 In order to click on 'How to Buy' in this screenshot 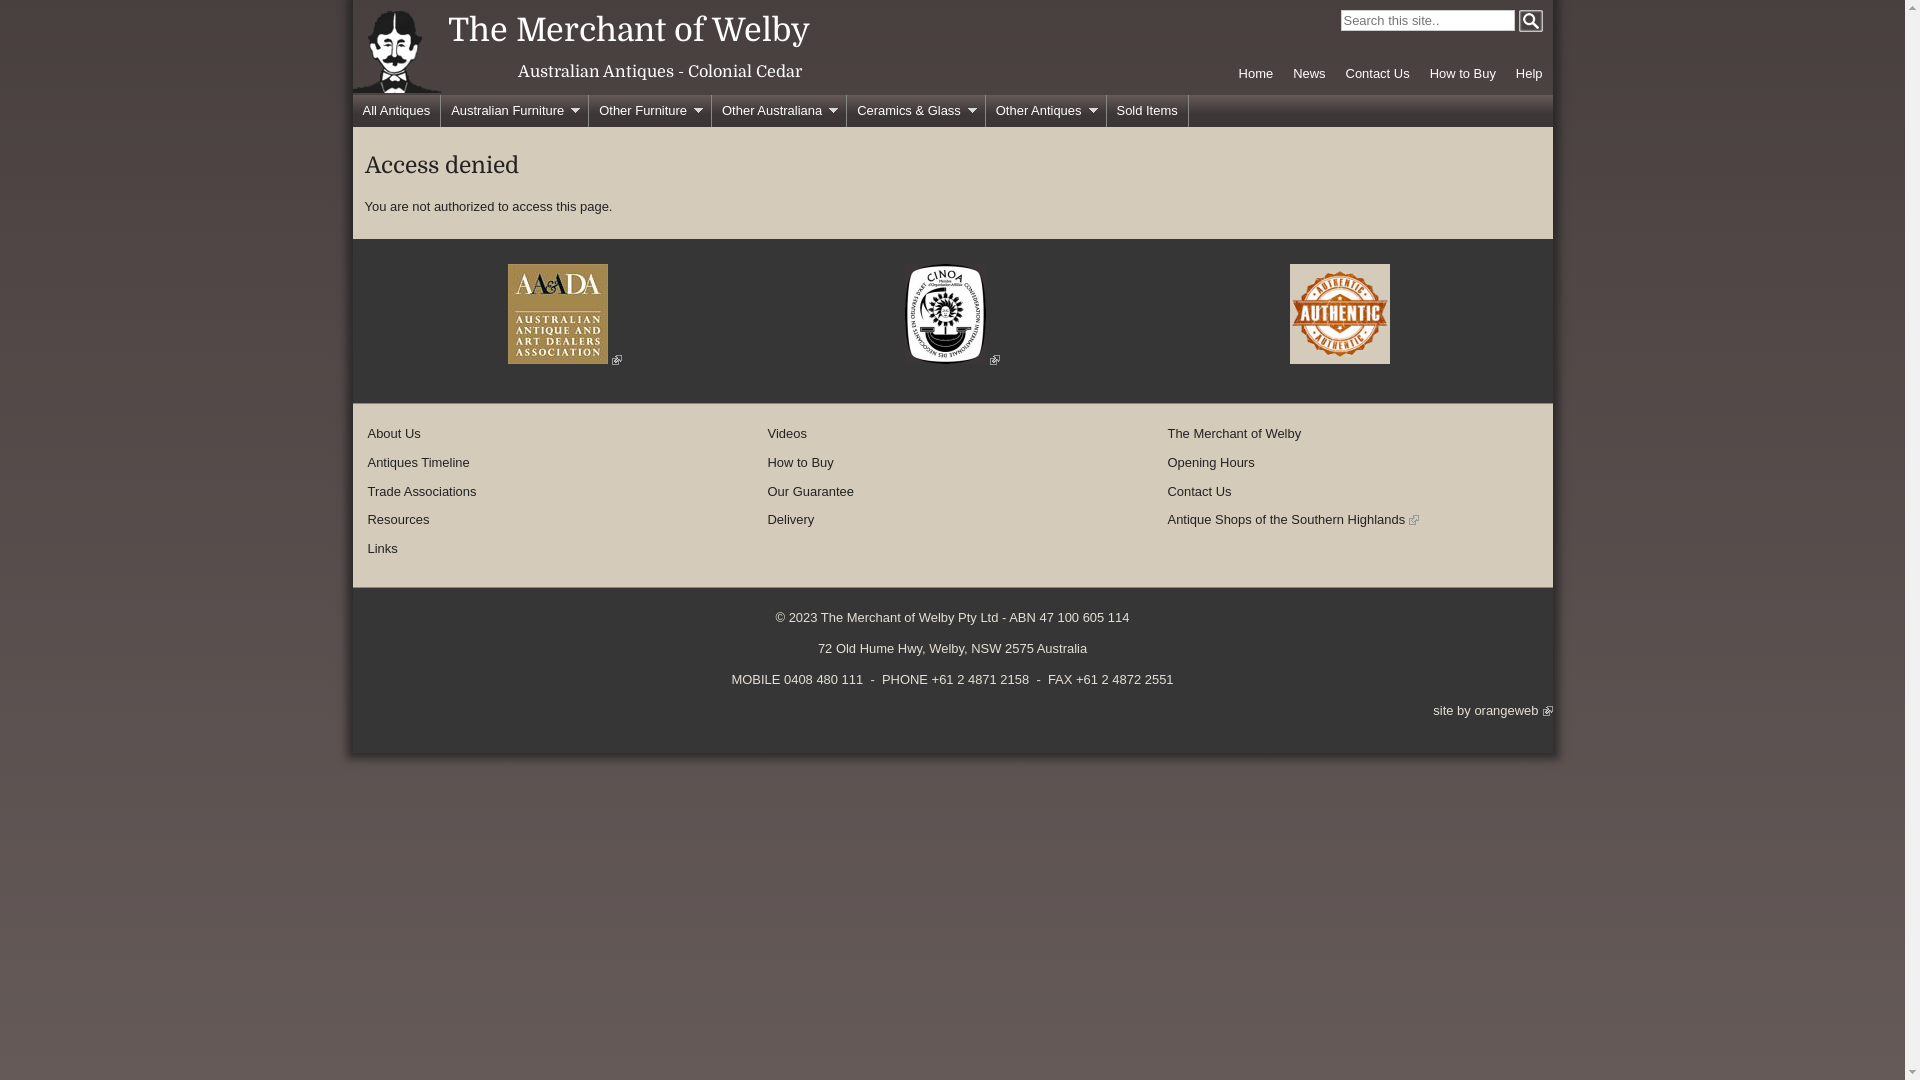, I will do `click(801, 462)`.